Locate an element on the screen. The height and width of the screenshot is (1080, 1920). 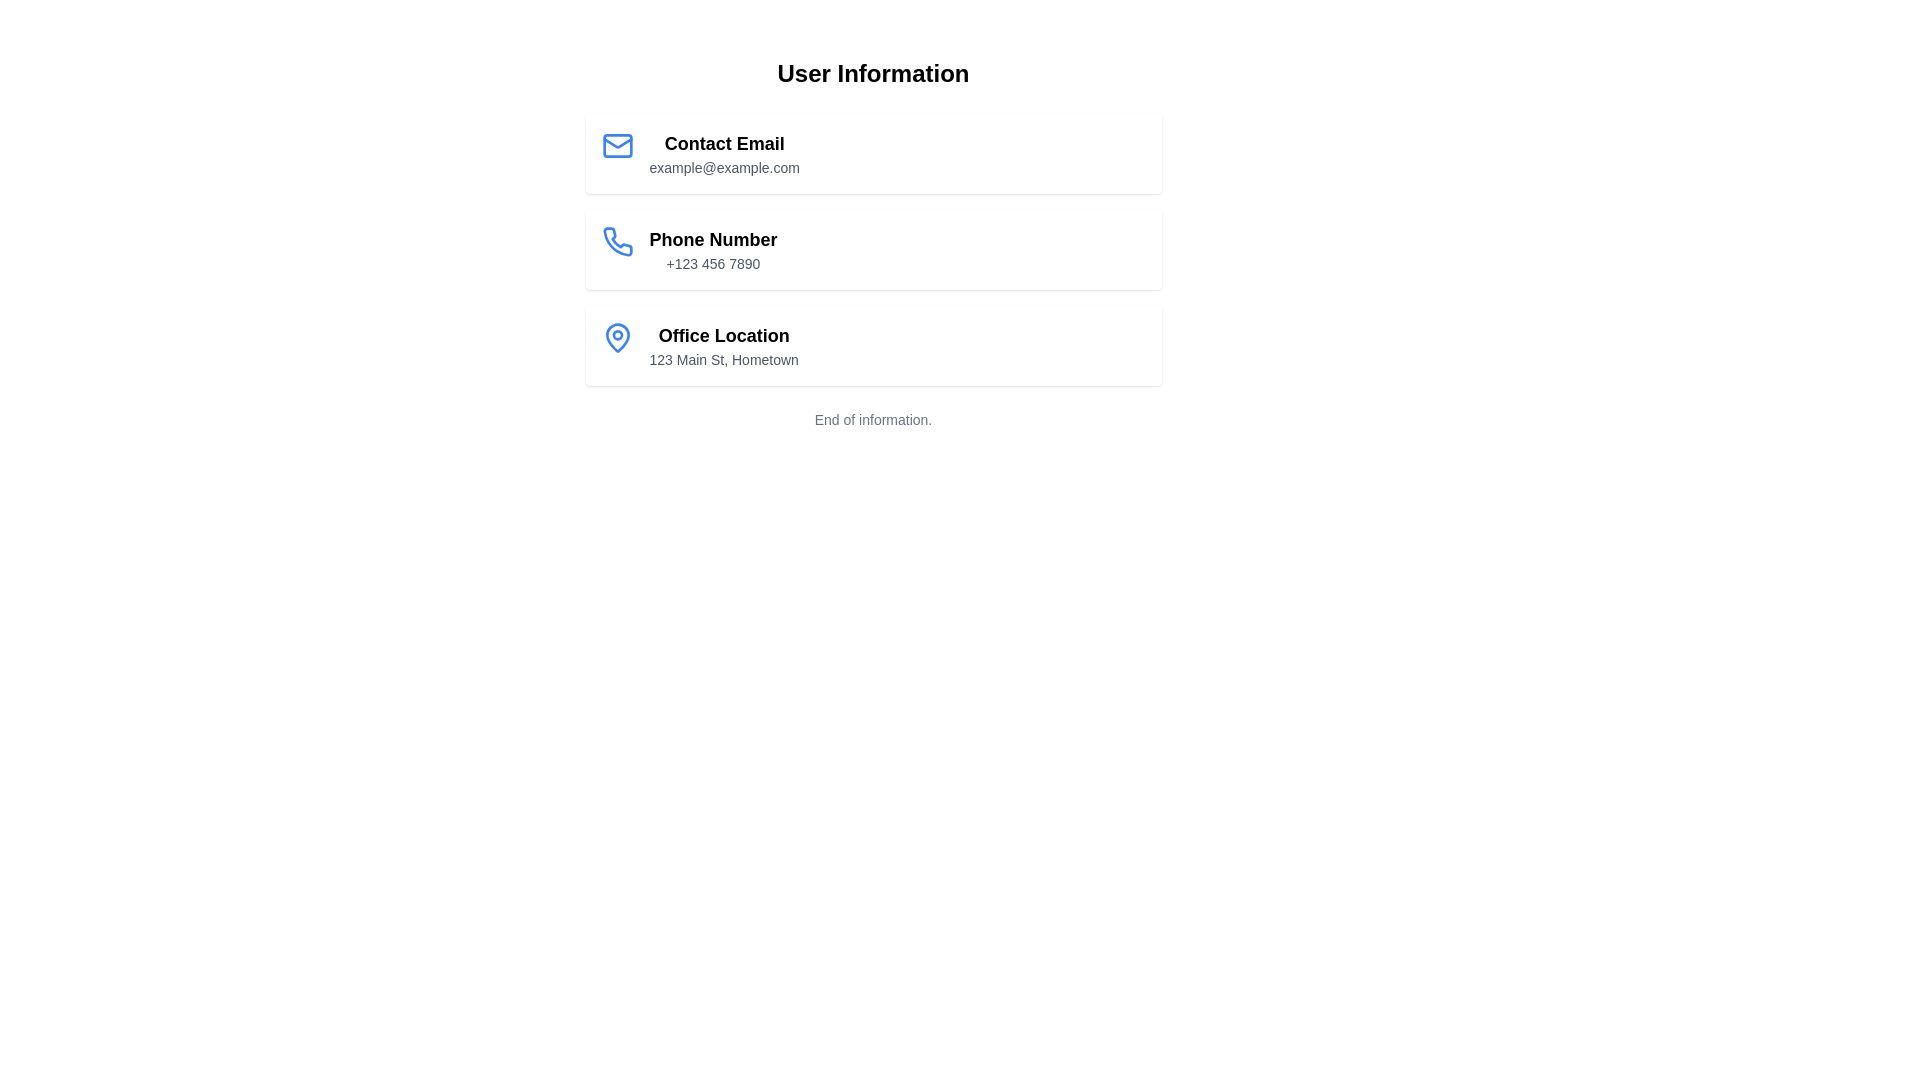
the email icon located at the top left corner of the 'Contact Email' section card is located at coordinates (616, 145).